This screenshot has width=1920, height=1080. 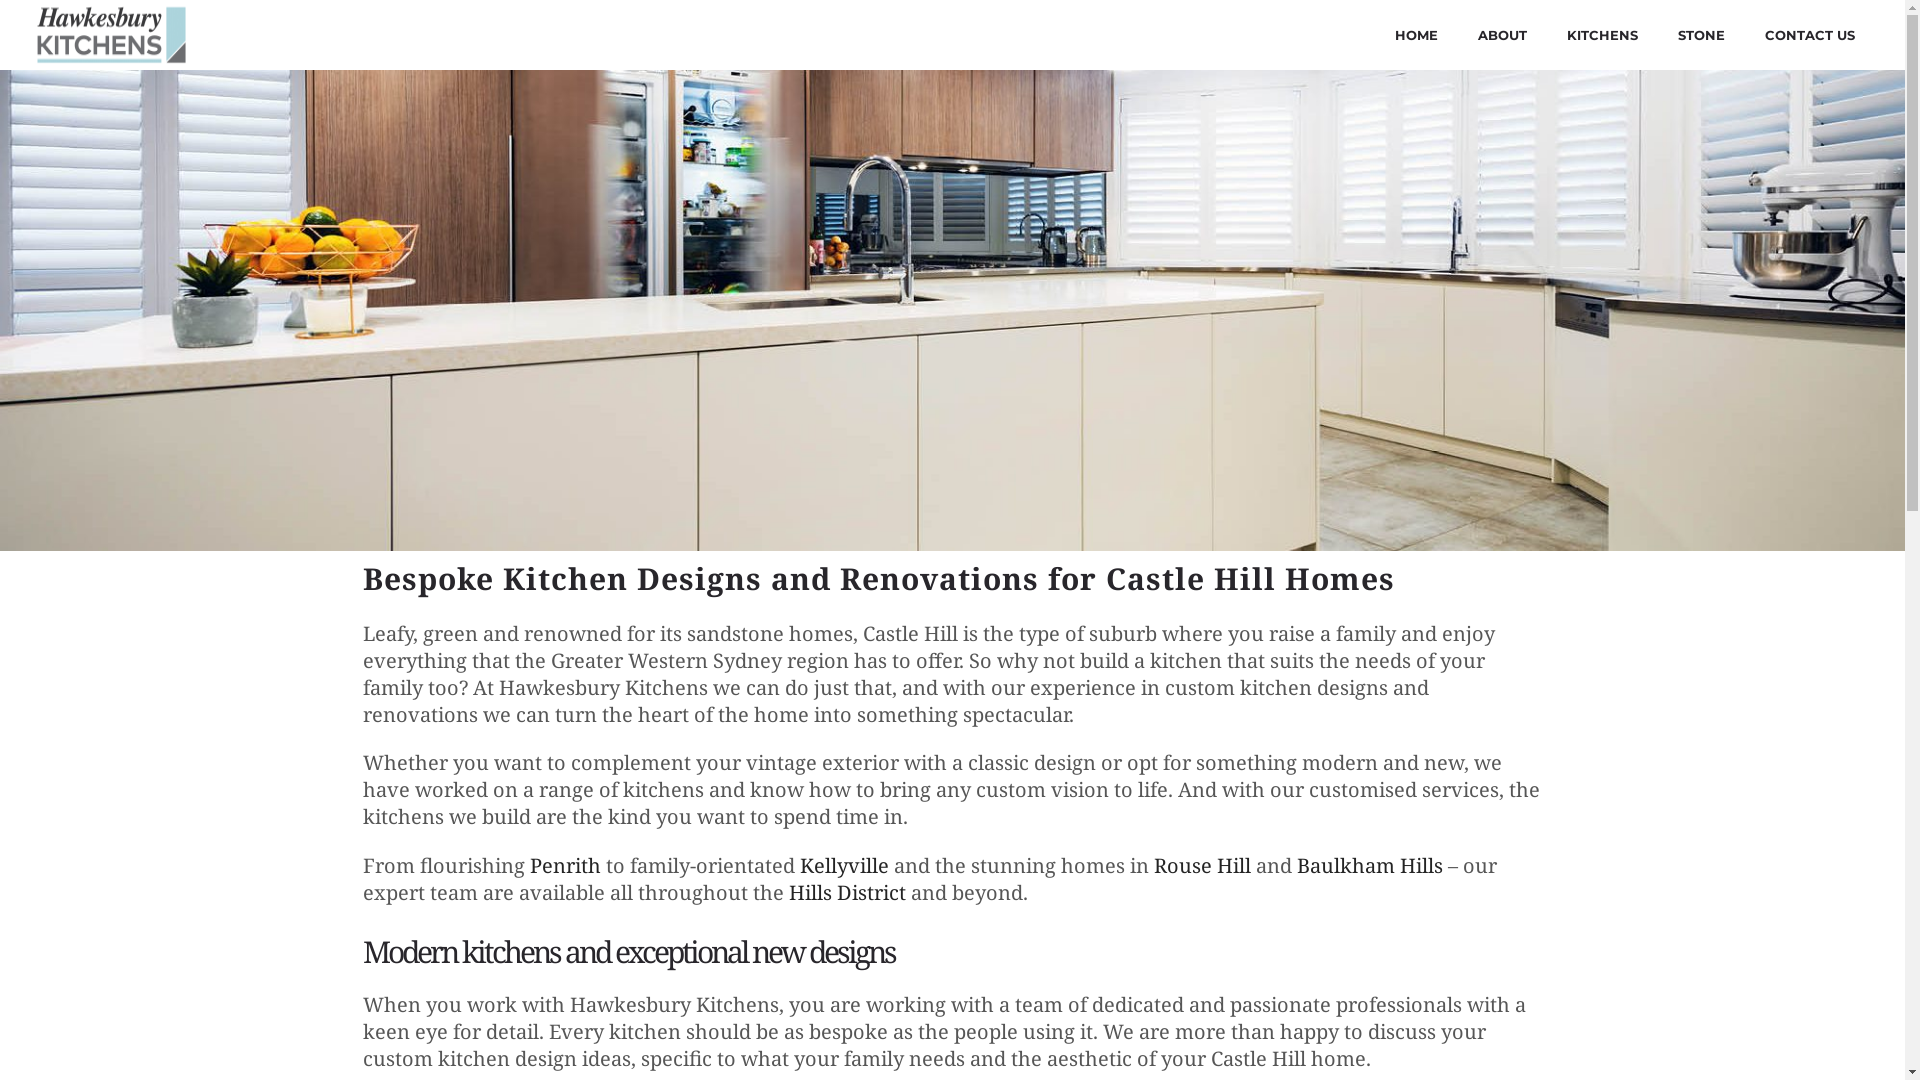 What do you see at coordinates (1809, 34) in the screenshot?
I see `'CONTACT US'` at bounding box center [1809, 34].